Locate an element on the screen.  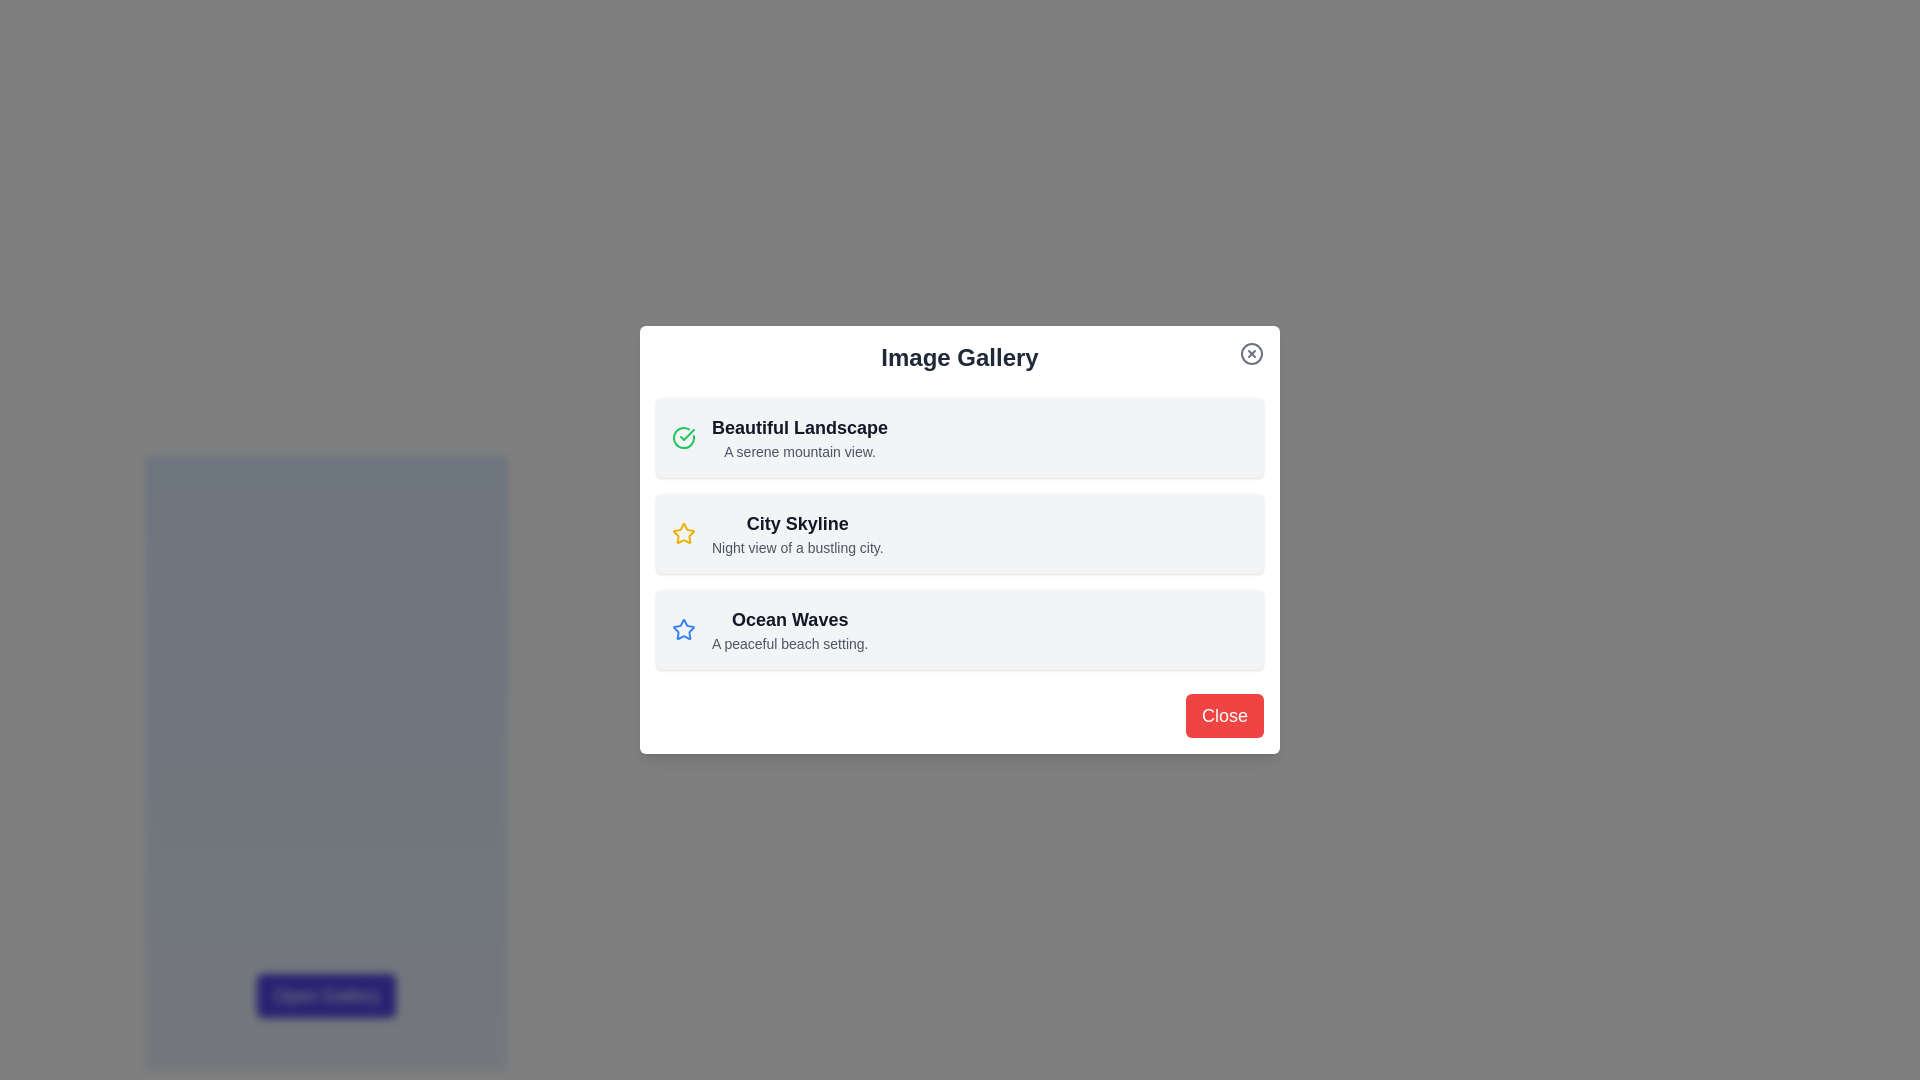
the blue-outlined star icon located to the left of the text 'Ocean Waves' in the last list item is located at coordinates (684, 628).